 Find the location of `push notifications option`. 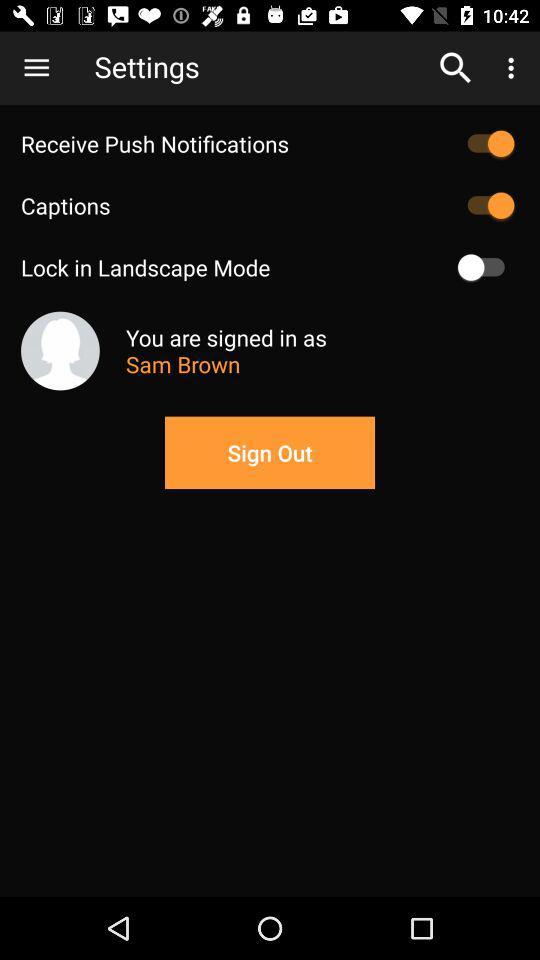

push notifications option is located at coordinates (485, 142).